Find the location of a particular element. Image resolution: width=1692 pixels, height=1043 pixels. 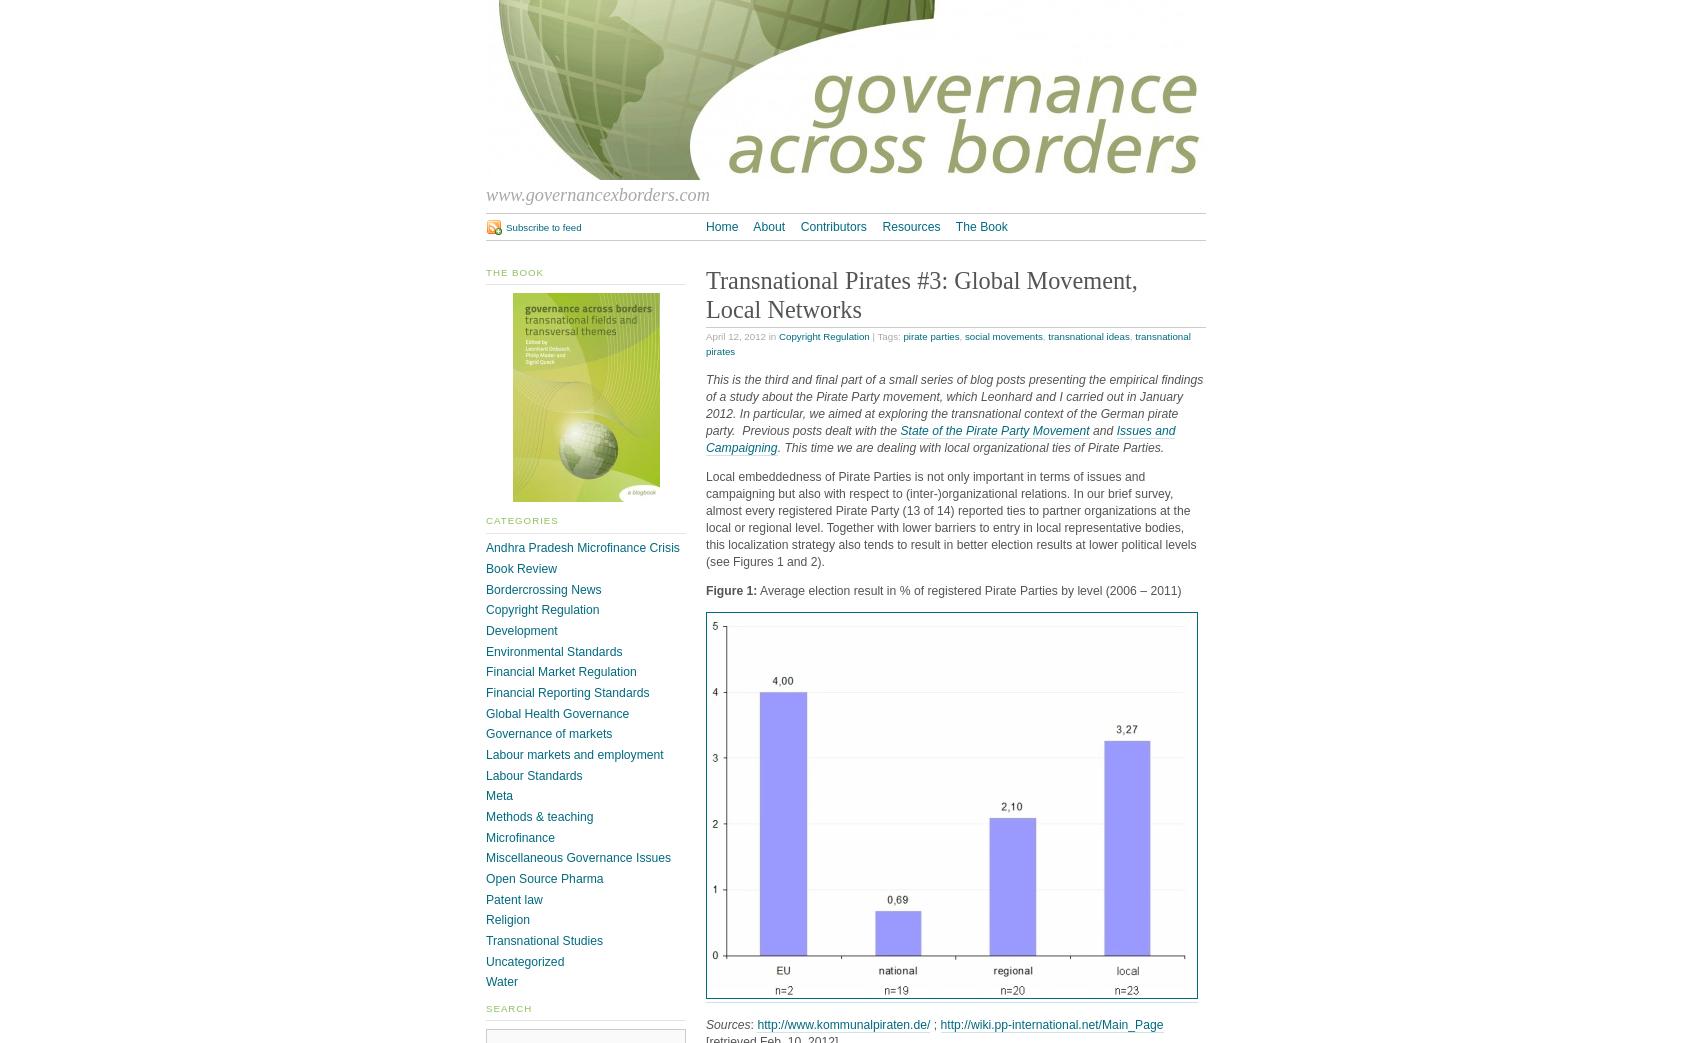

'Transnational Pirates #3: Global Movement, Local Networks' is located at coordinates (921, 294).